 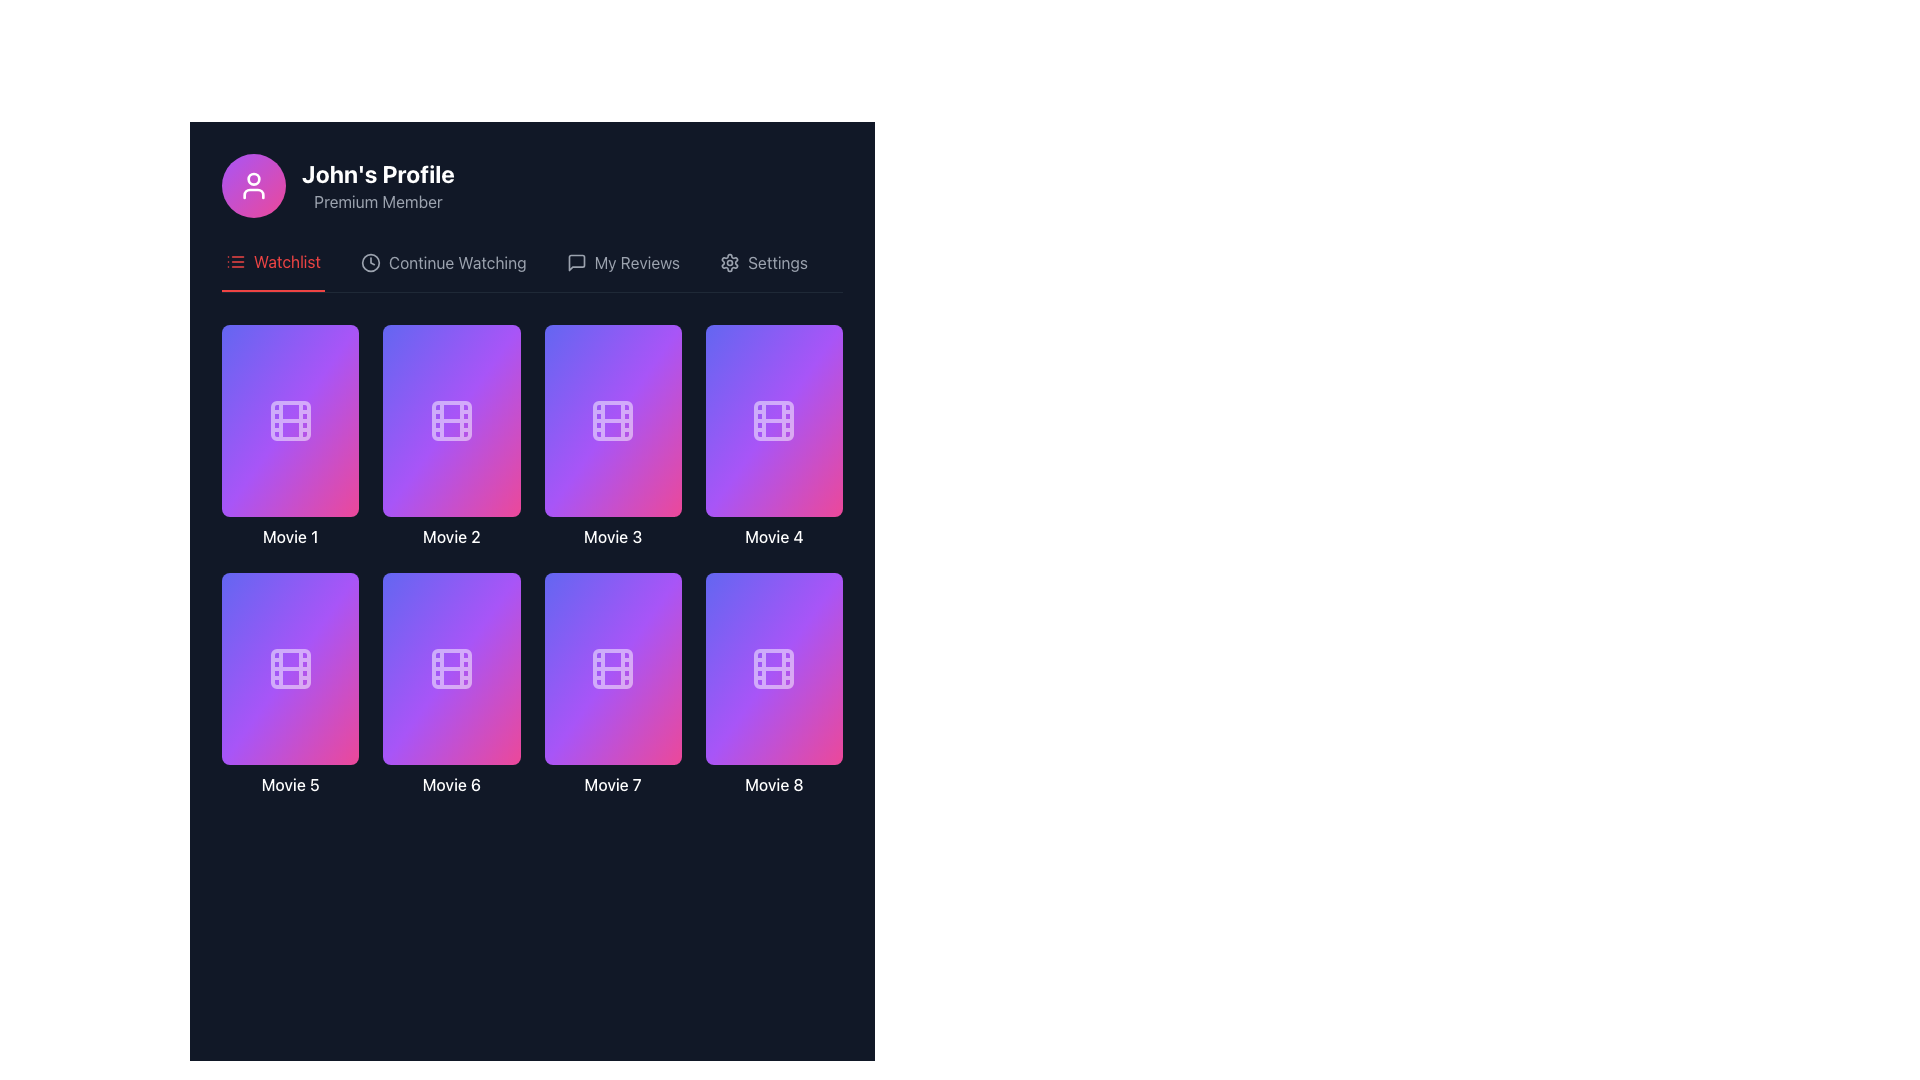 I want to click on the text label, so click(x=286, y=261).